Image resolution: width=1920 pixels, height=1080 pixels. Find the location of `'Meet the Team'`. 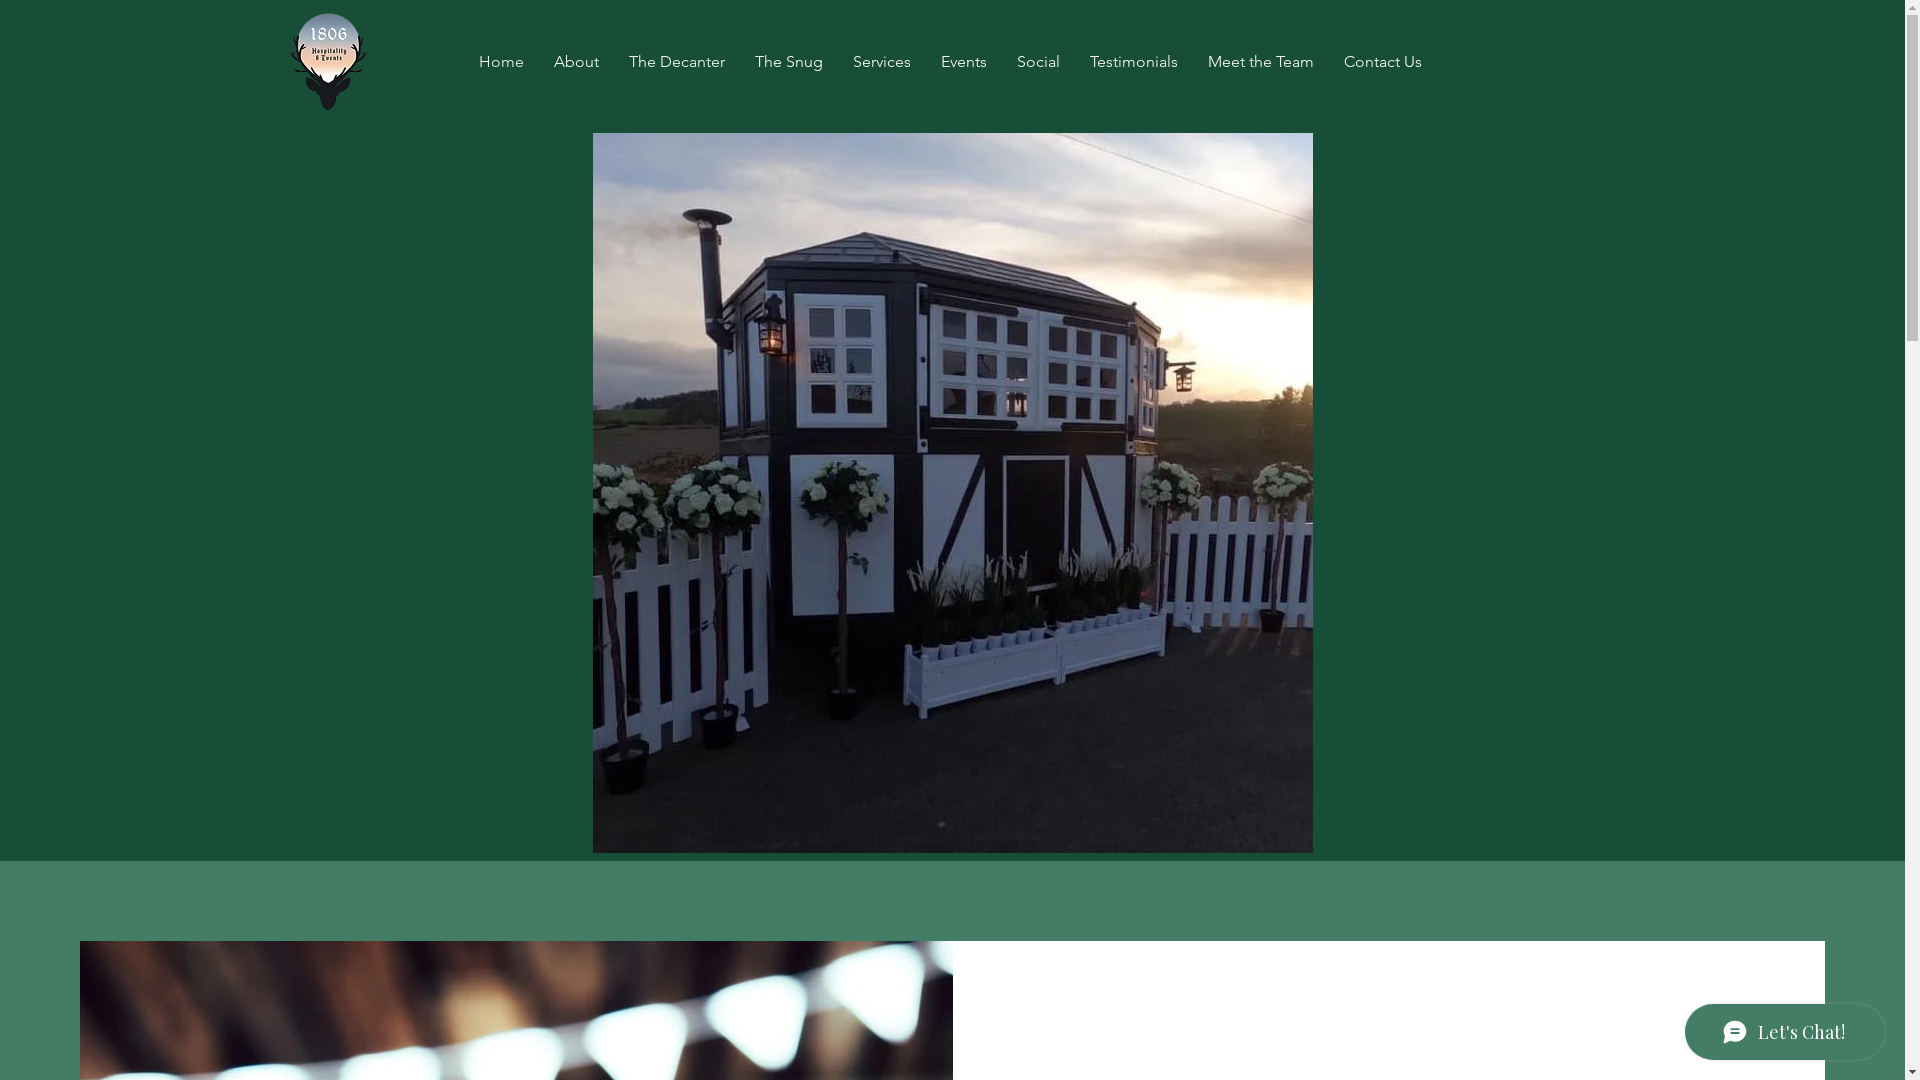

'Meet the Team' is located at coordinates (1258, 60).